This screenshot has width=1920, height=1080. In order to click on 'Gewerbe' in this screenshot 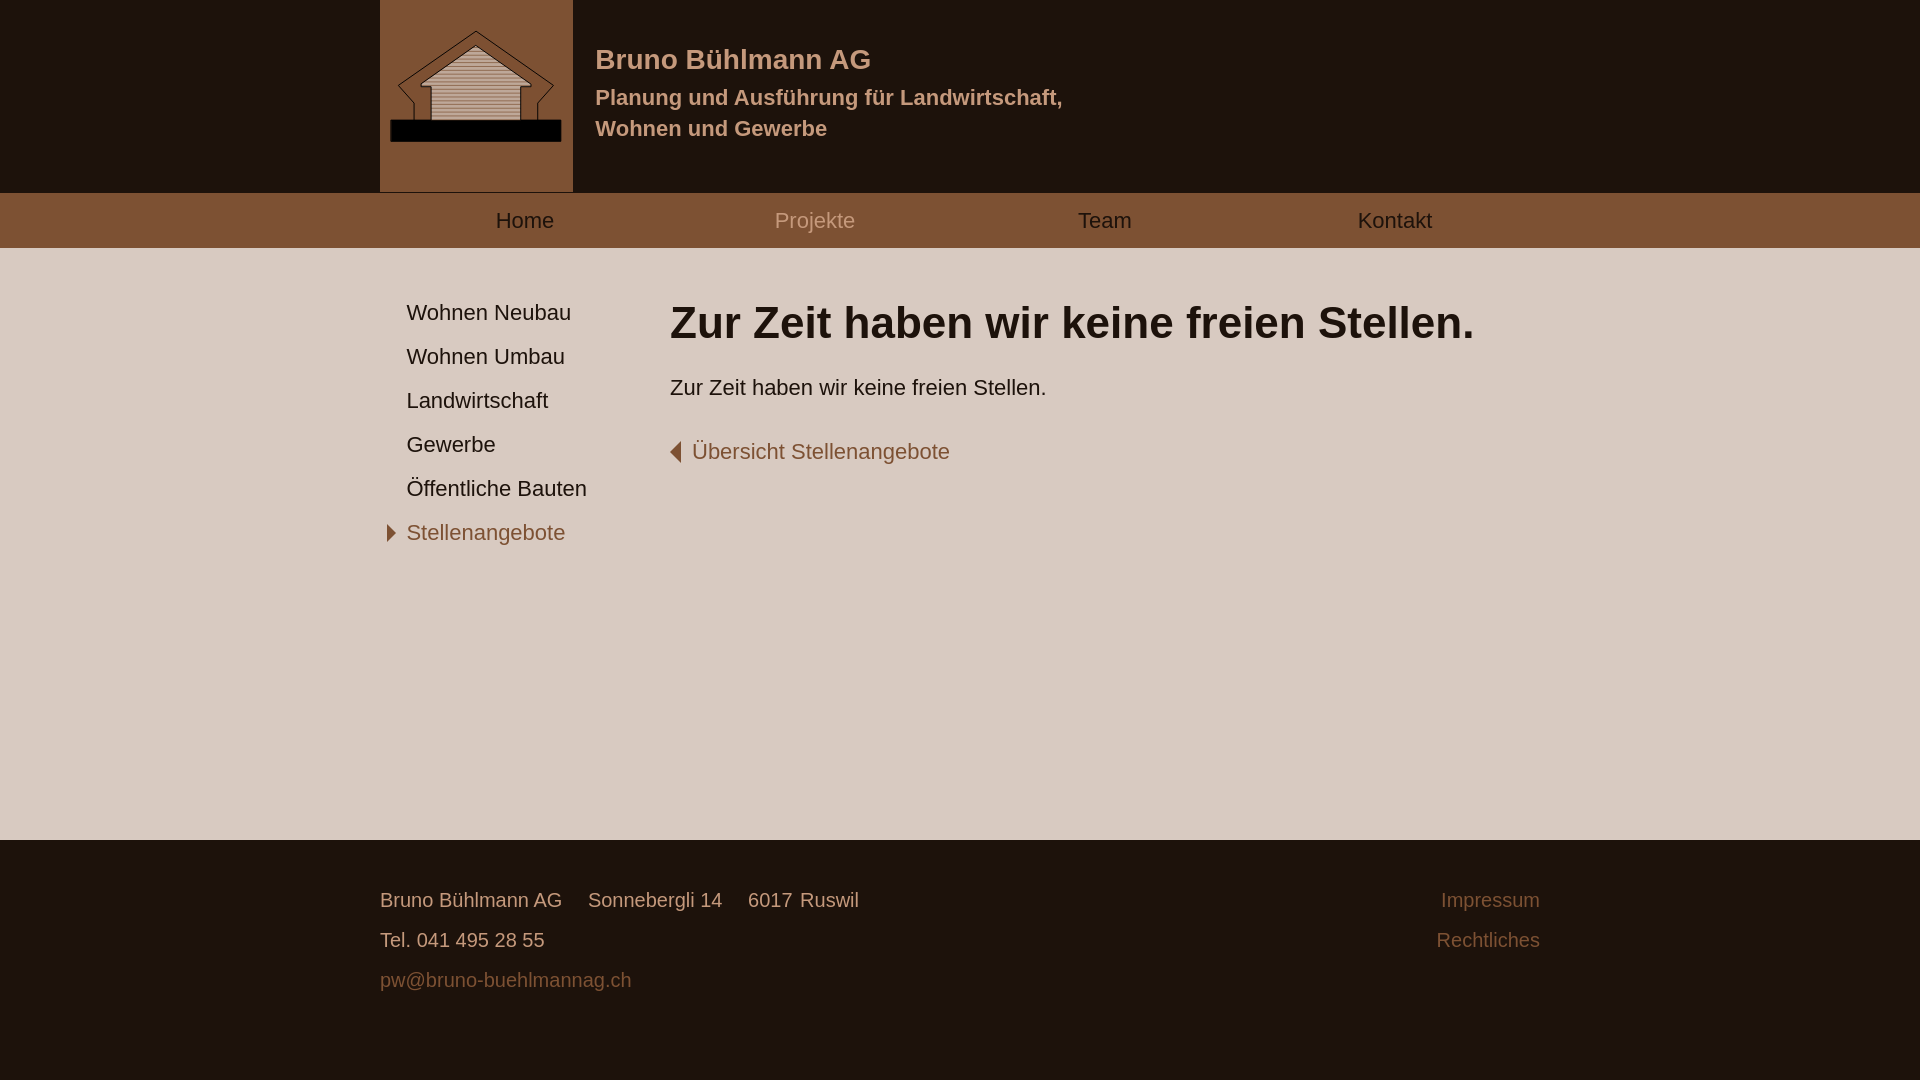, I will do `click(379, 445)`.